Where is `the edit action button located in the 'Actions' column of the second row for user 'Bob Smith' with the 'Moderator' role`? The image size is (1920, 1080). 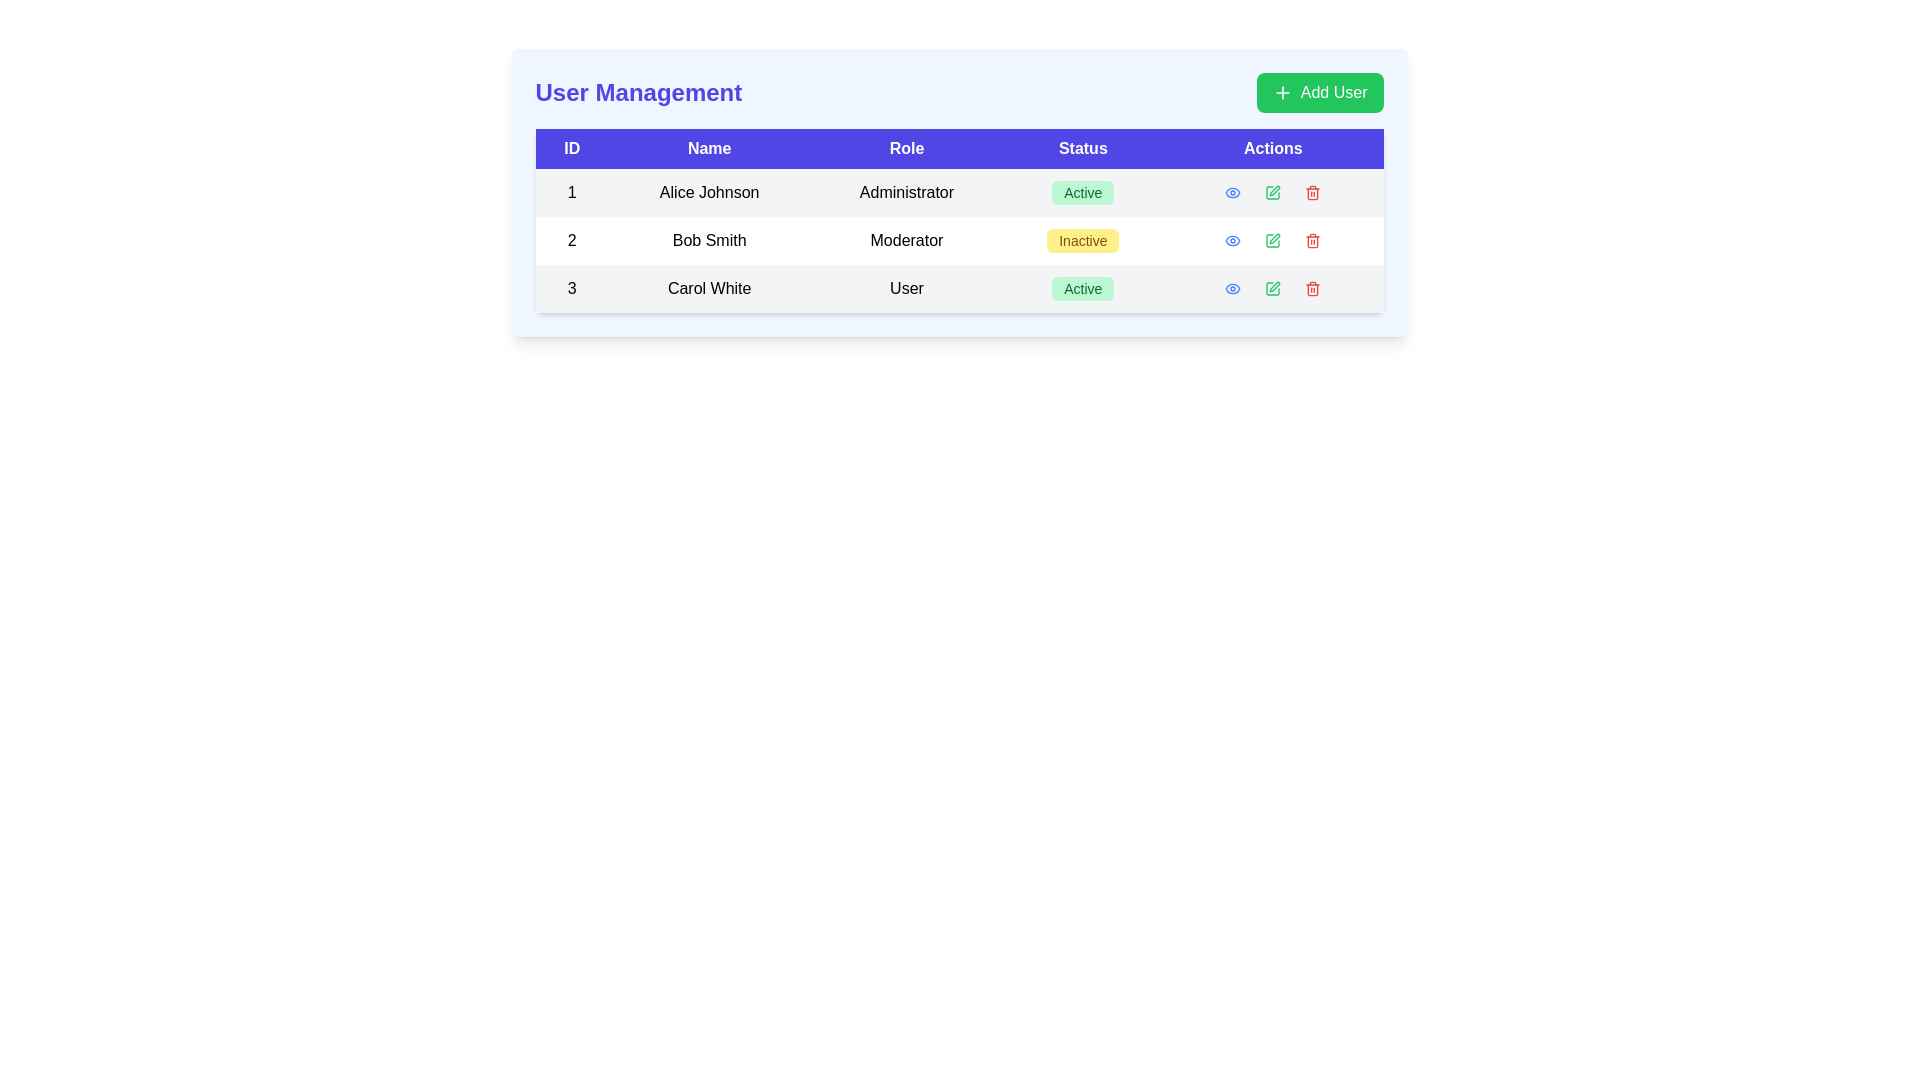 the edit action button located in the 'Actions' column of the second row for user 'Bob Smith' with the 'Moderator' role is located at coordinates (1271, 239).